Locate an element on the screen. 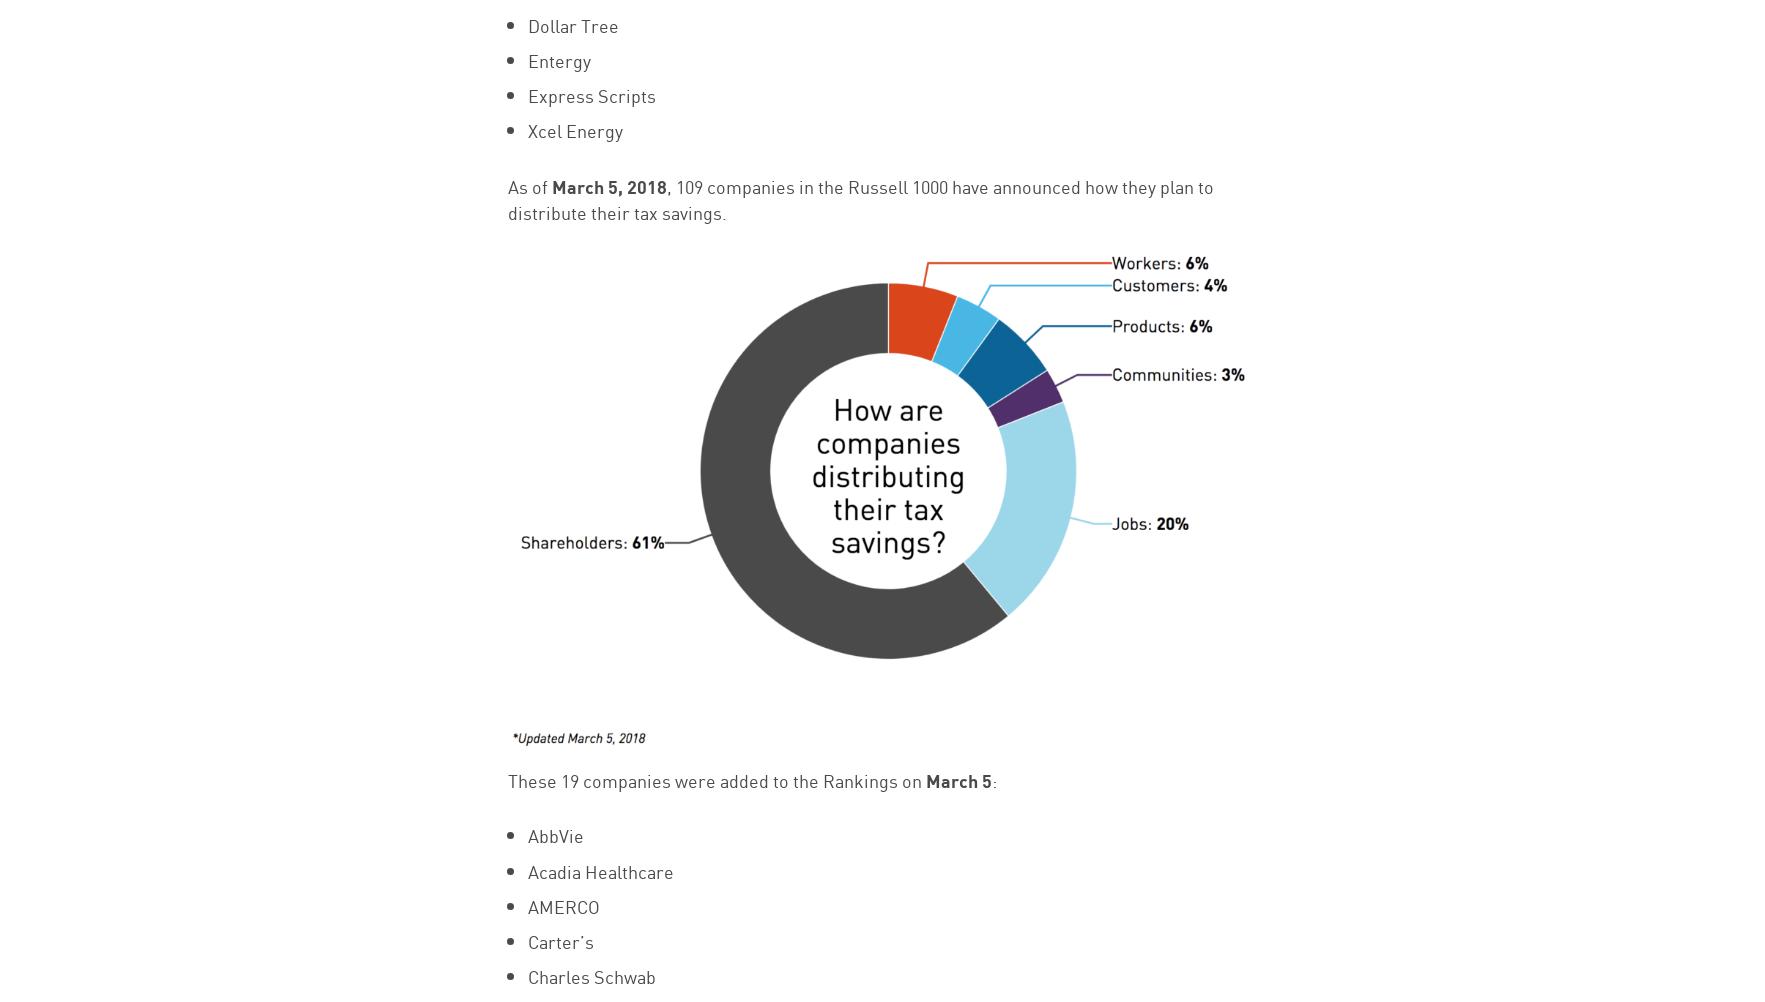 Image resolution: width=1765 pixels, height=1002 pixels. 'These 19 companies were added to the Rankings on' is located at coordinates (715, 778).